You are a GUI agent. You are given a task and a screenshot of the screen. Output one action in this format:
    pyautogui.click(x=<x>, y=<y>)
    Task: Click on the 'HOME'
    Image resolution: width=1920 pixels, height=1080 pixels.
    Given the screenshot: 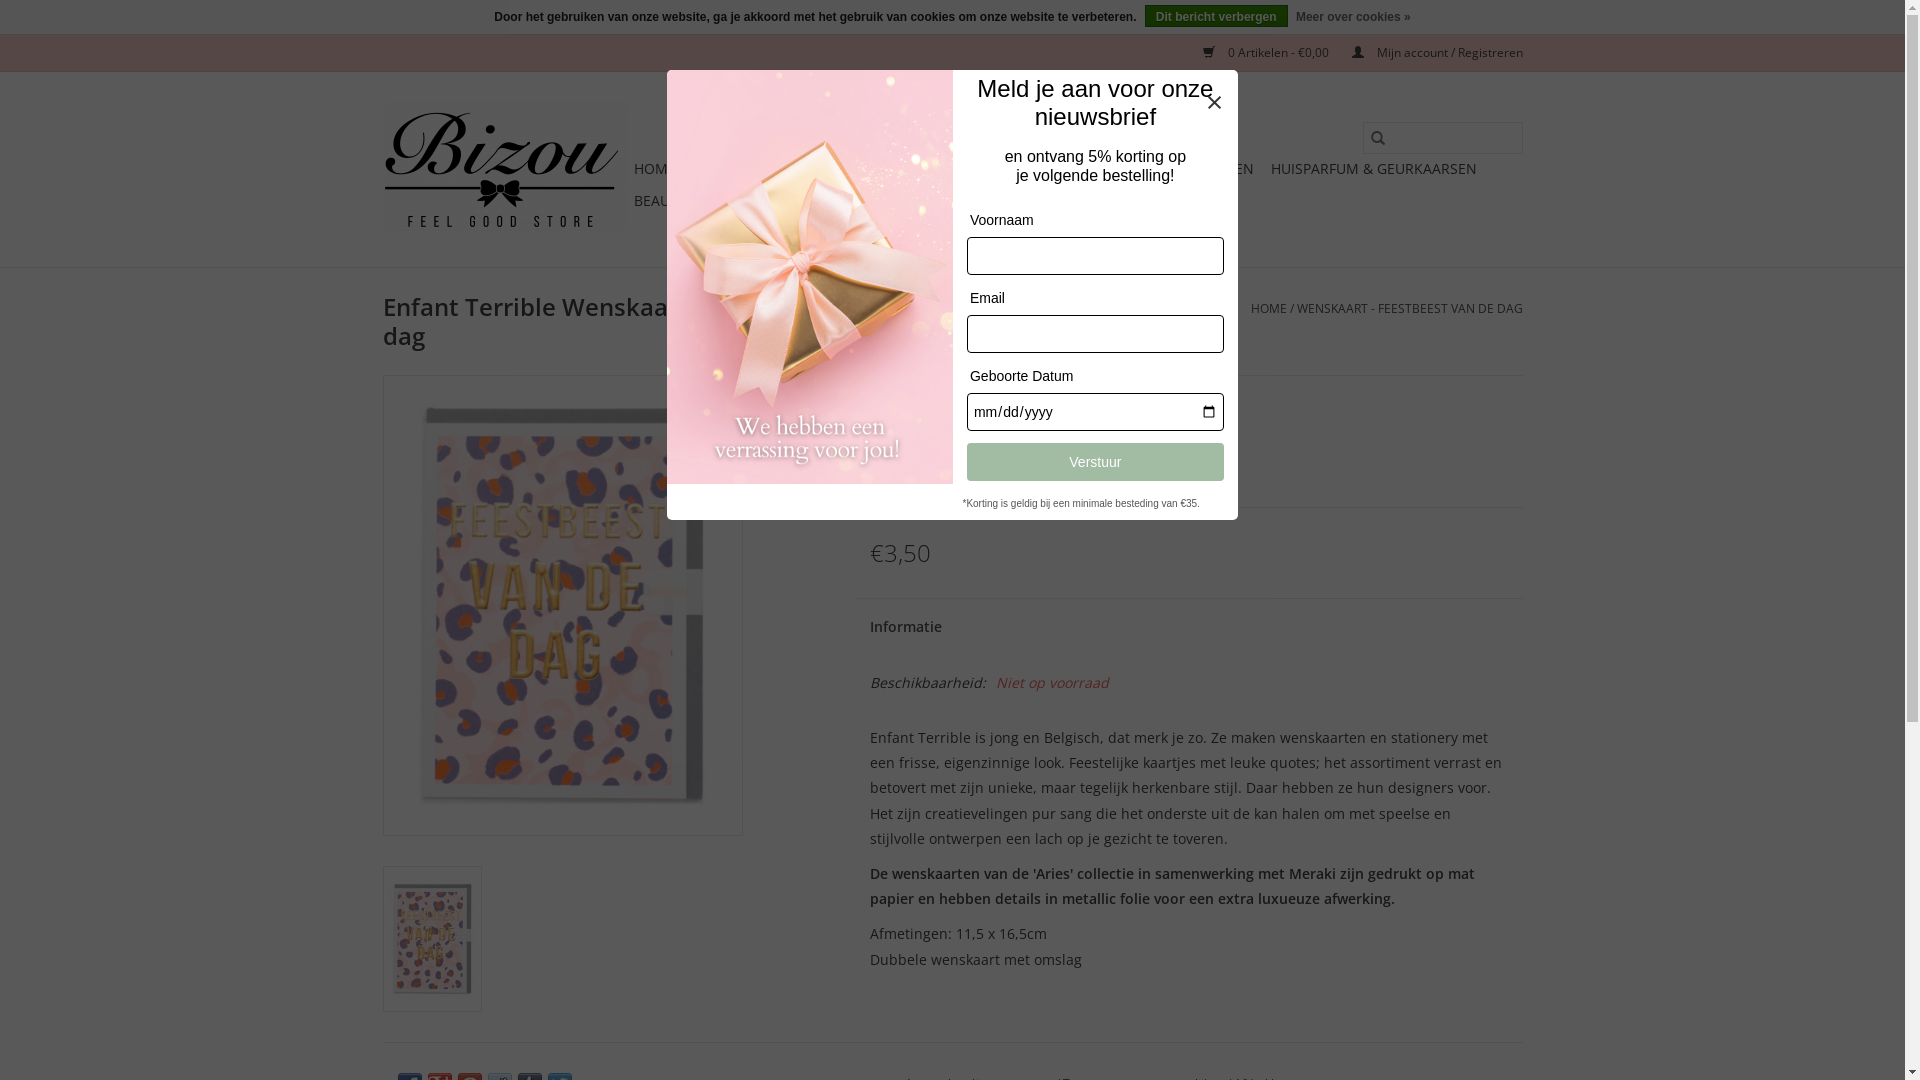 What is the action you would take?
    pyautogui.click(x=654, y=168)
    